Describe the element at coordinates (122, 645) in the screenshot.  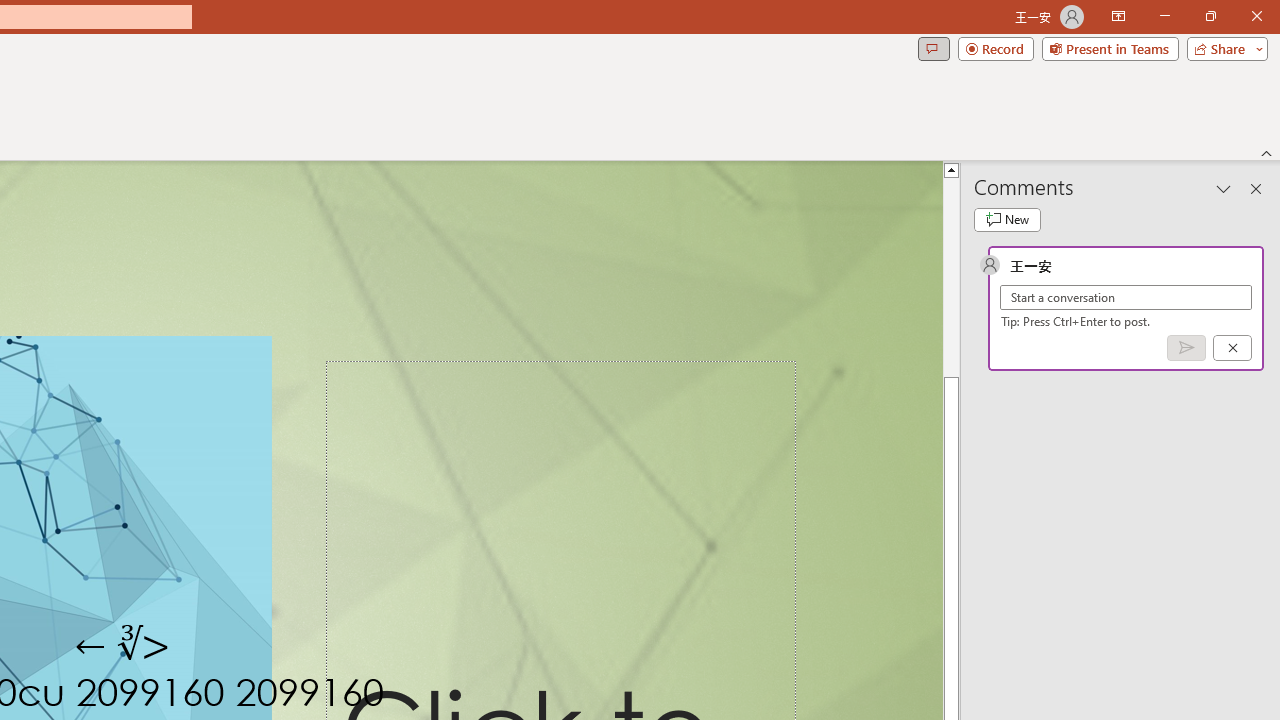
I see `'TextBox 7'` at that location.